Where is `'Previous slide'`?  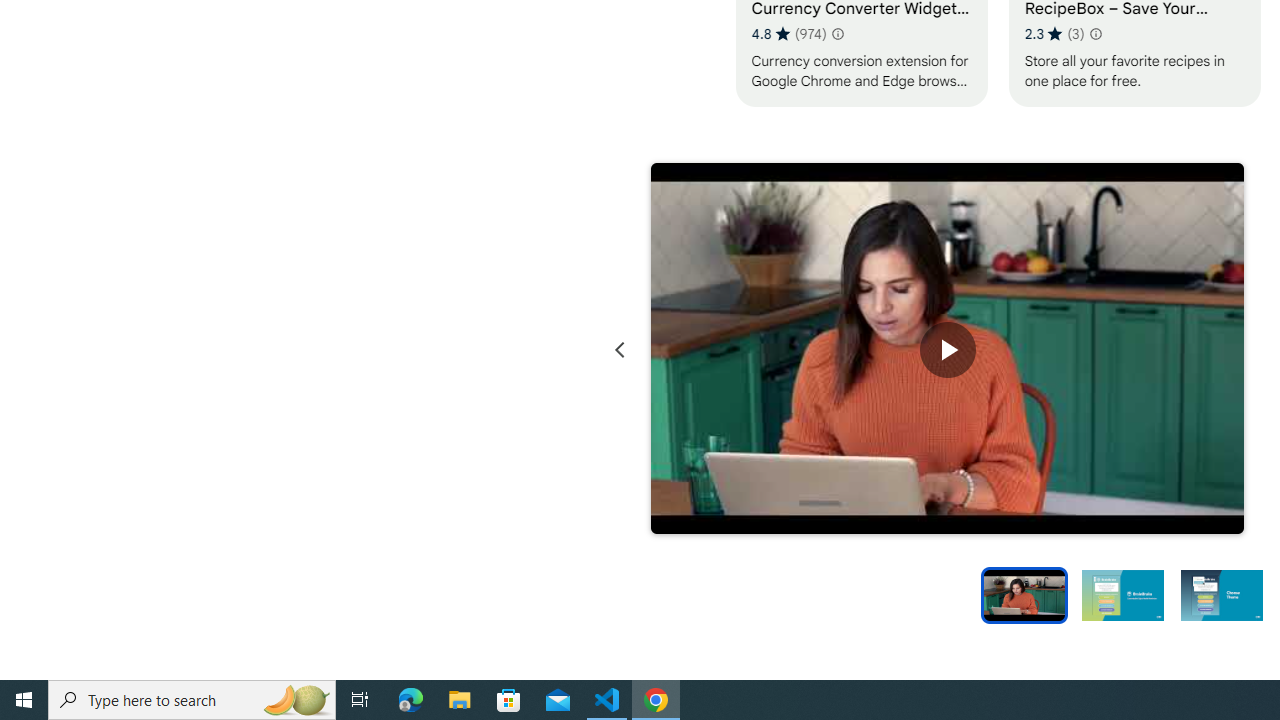
'Previous slide' is located at coordinates (618, 349).